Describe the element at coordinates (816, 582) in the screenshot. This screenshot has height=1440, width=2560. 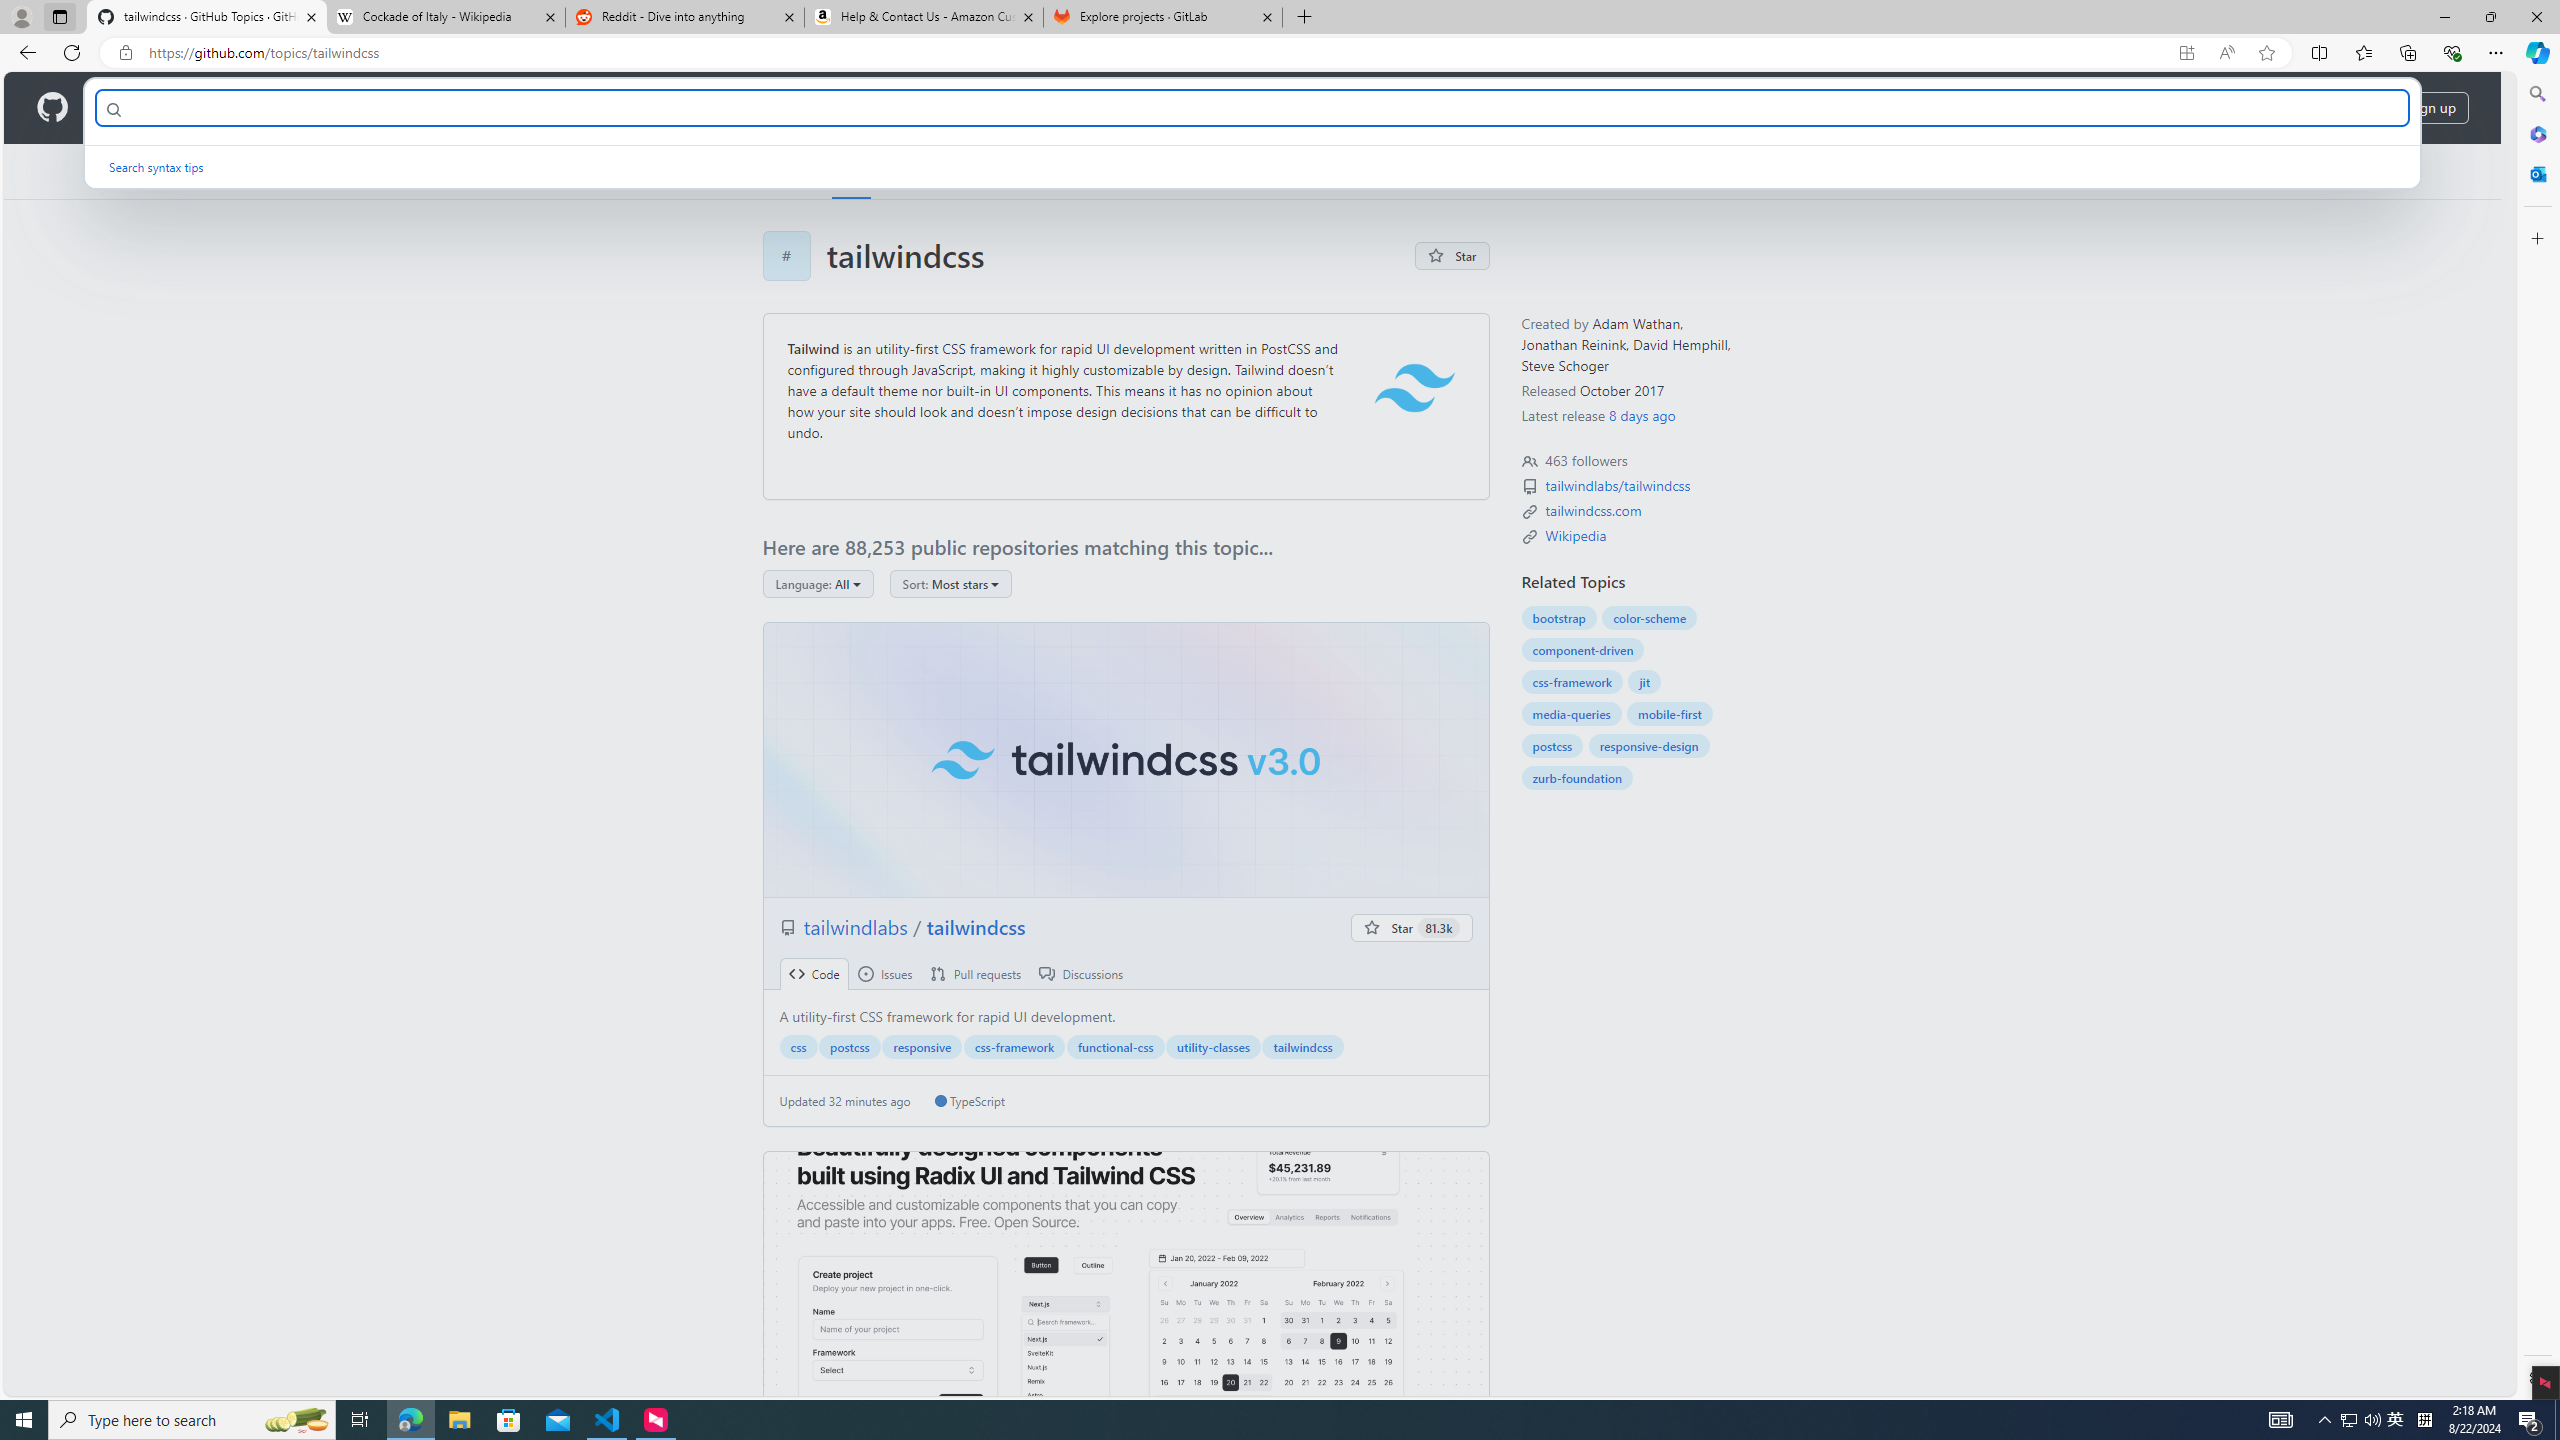
I see `'Language: All'` at that location.